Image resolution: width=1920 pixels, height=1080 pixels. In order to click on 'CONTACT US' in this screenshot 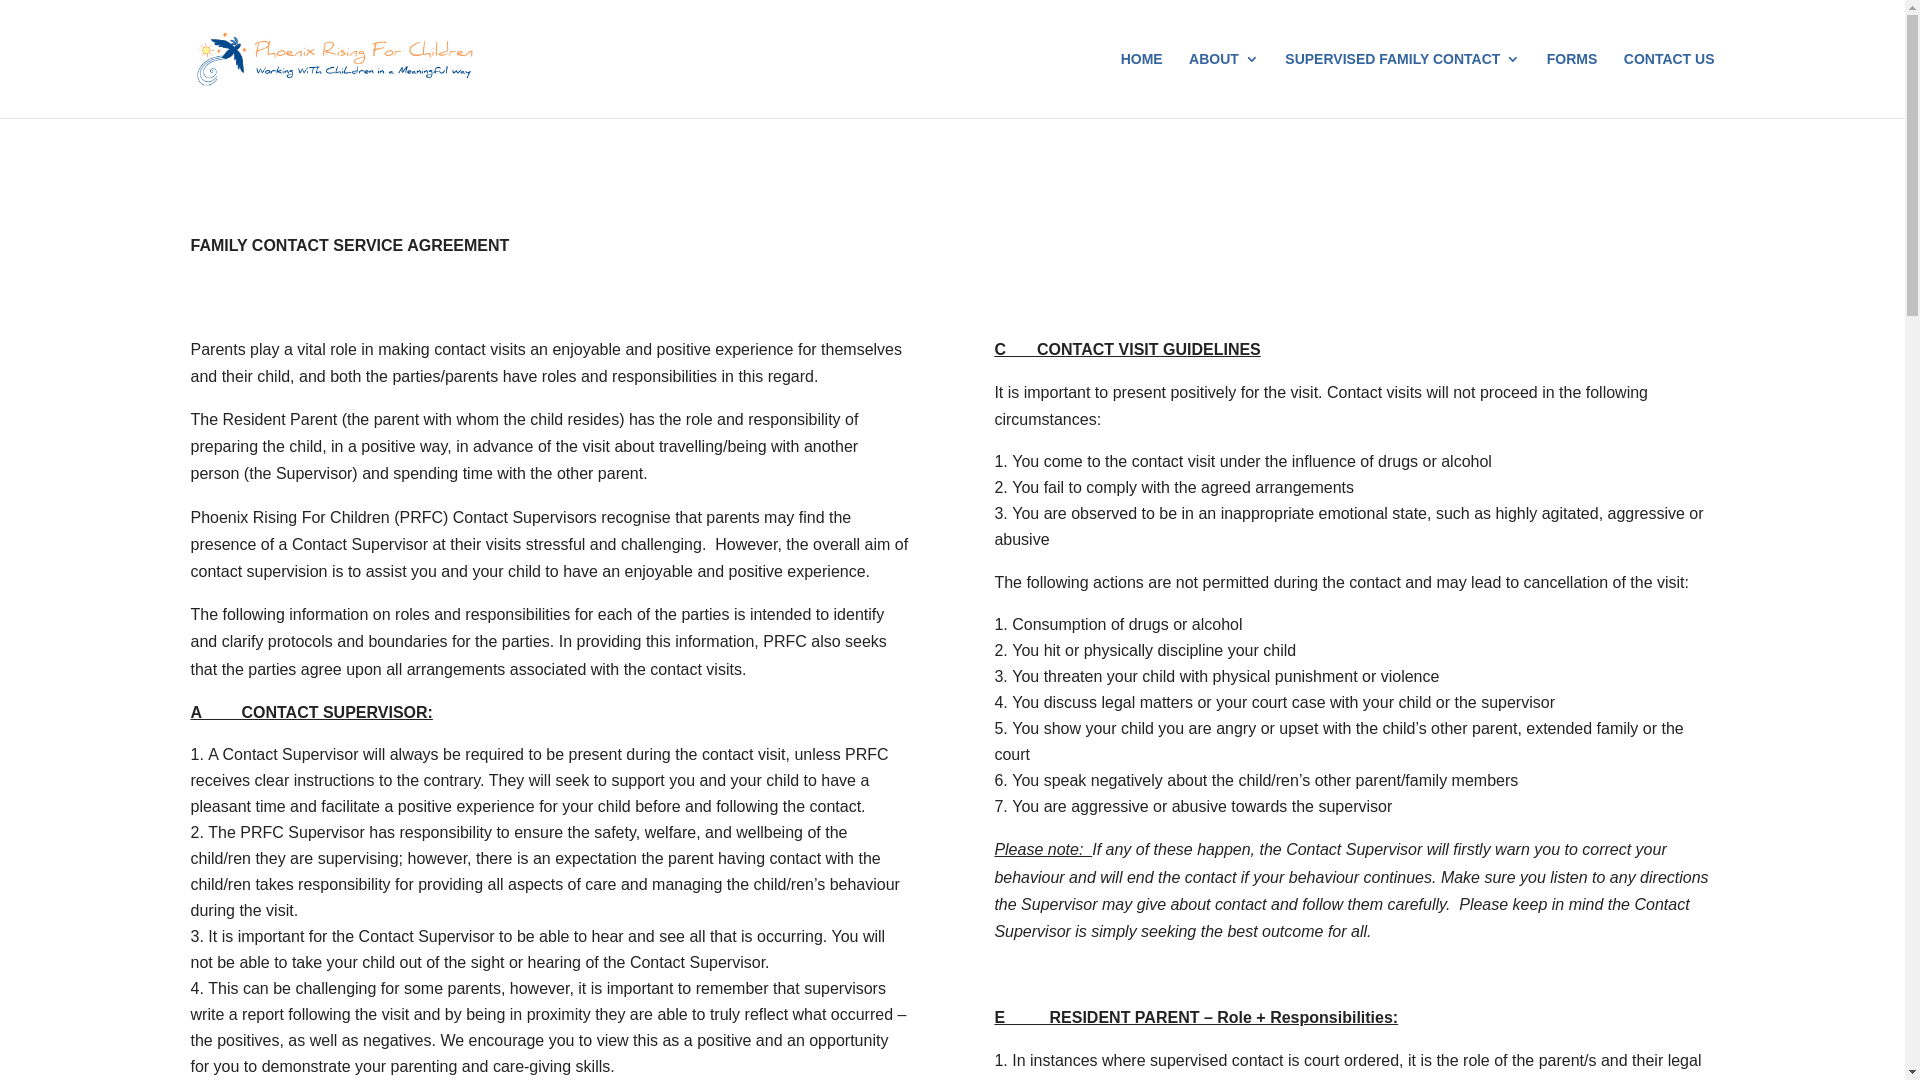, I will do `click(1669, 83)`.